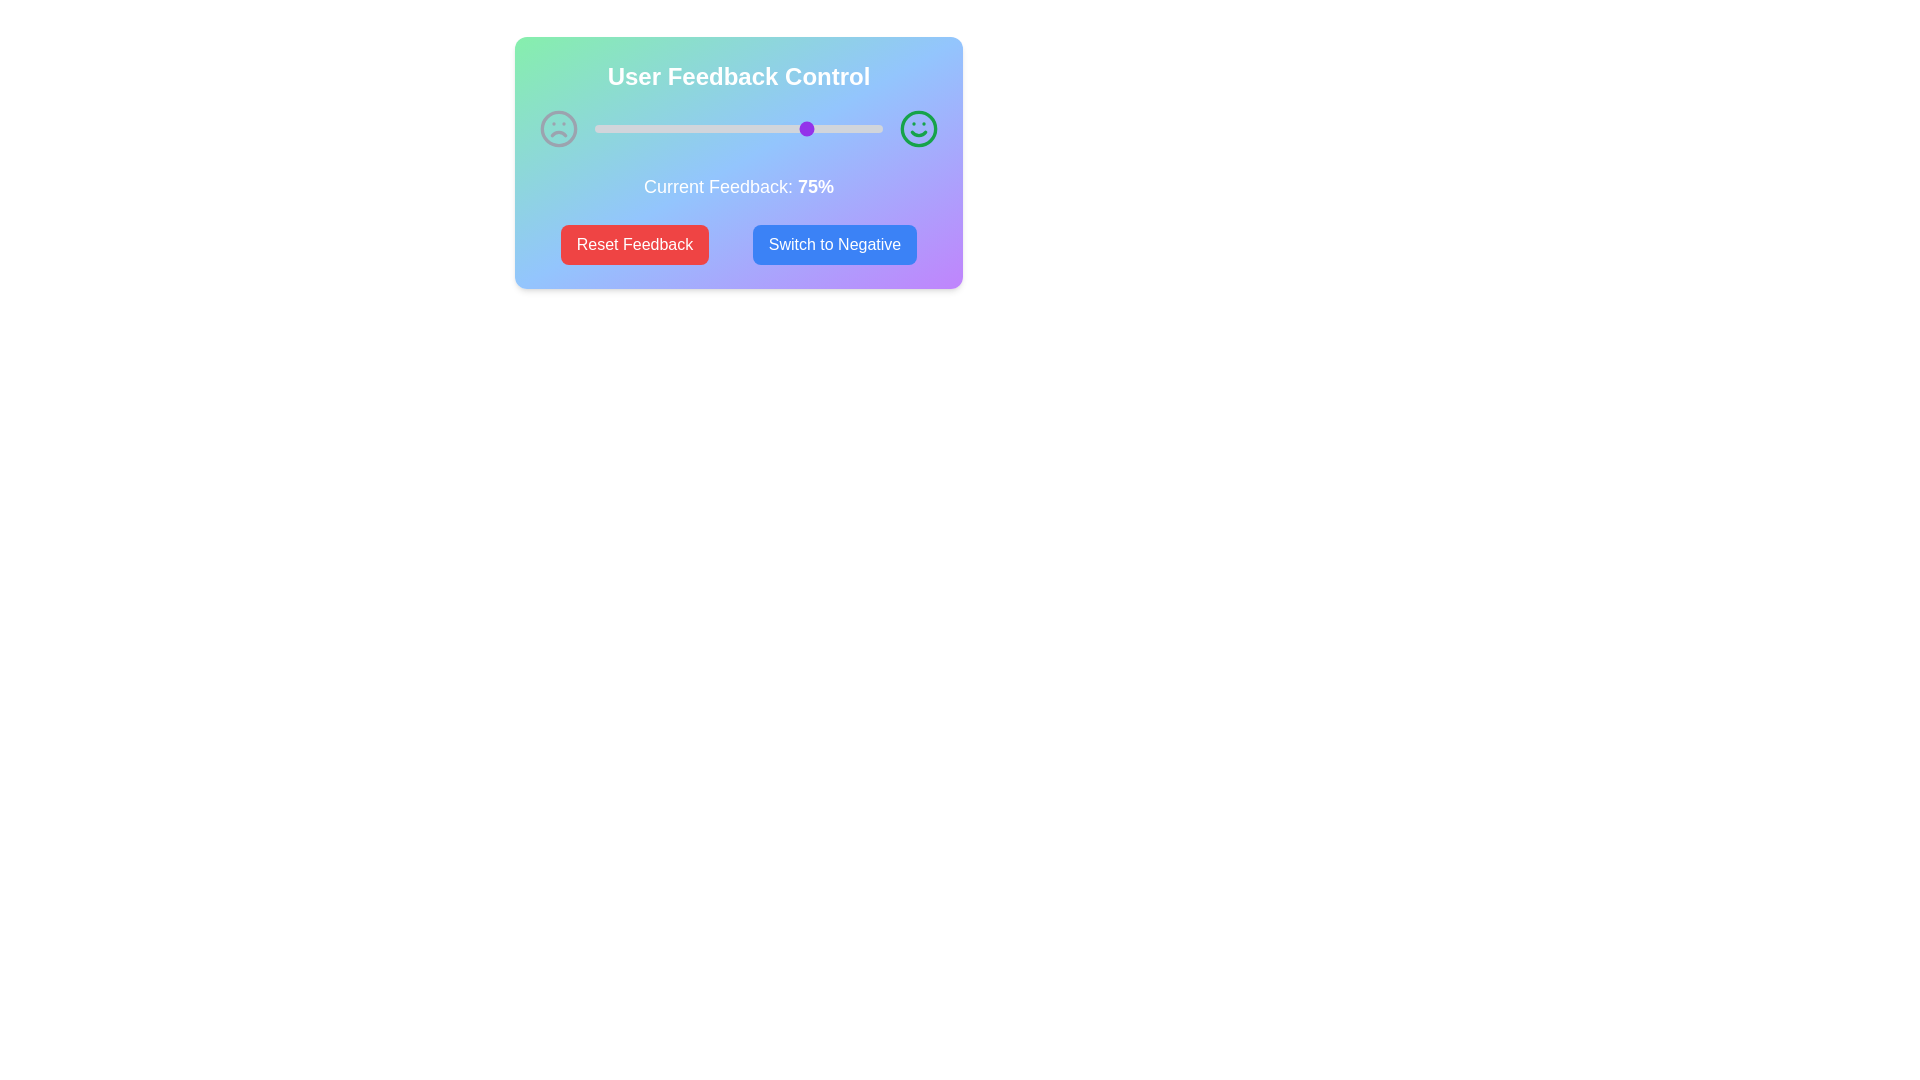 The height and width of the screenshot is (1080, 1920). What do you see at coordinates (845, 128) in the screenshot?
I see `the feedback slider to set the feedback percentage to 87` at bounding box center [845, 128].